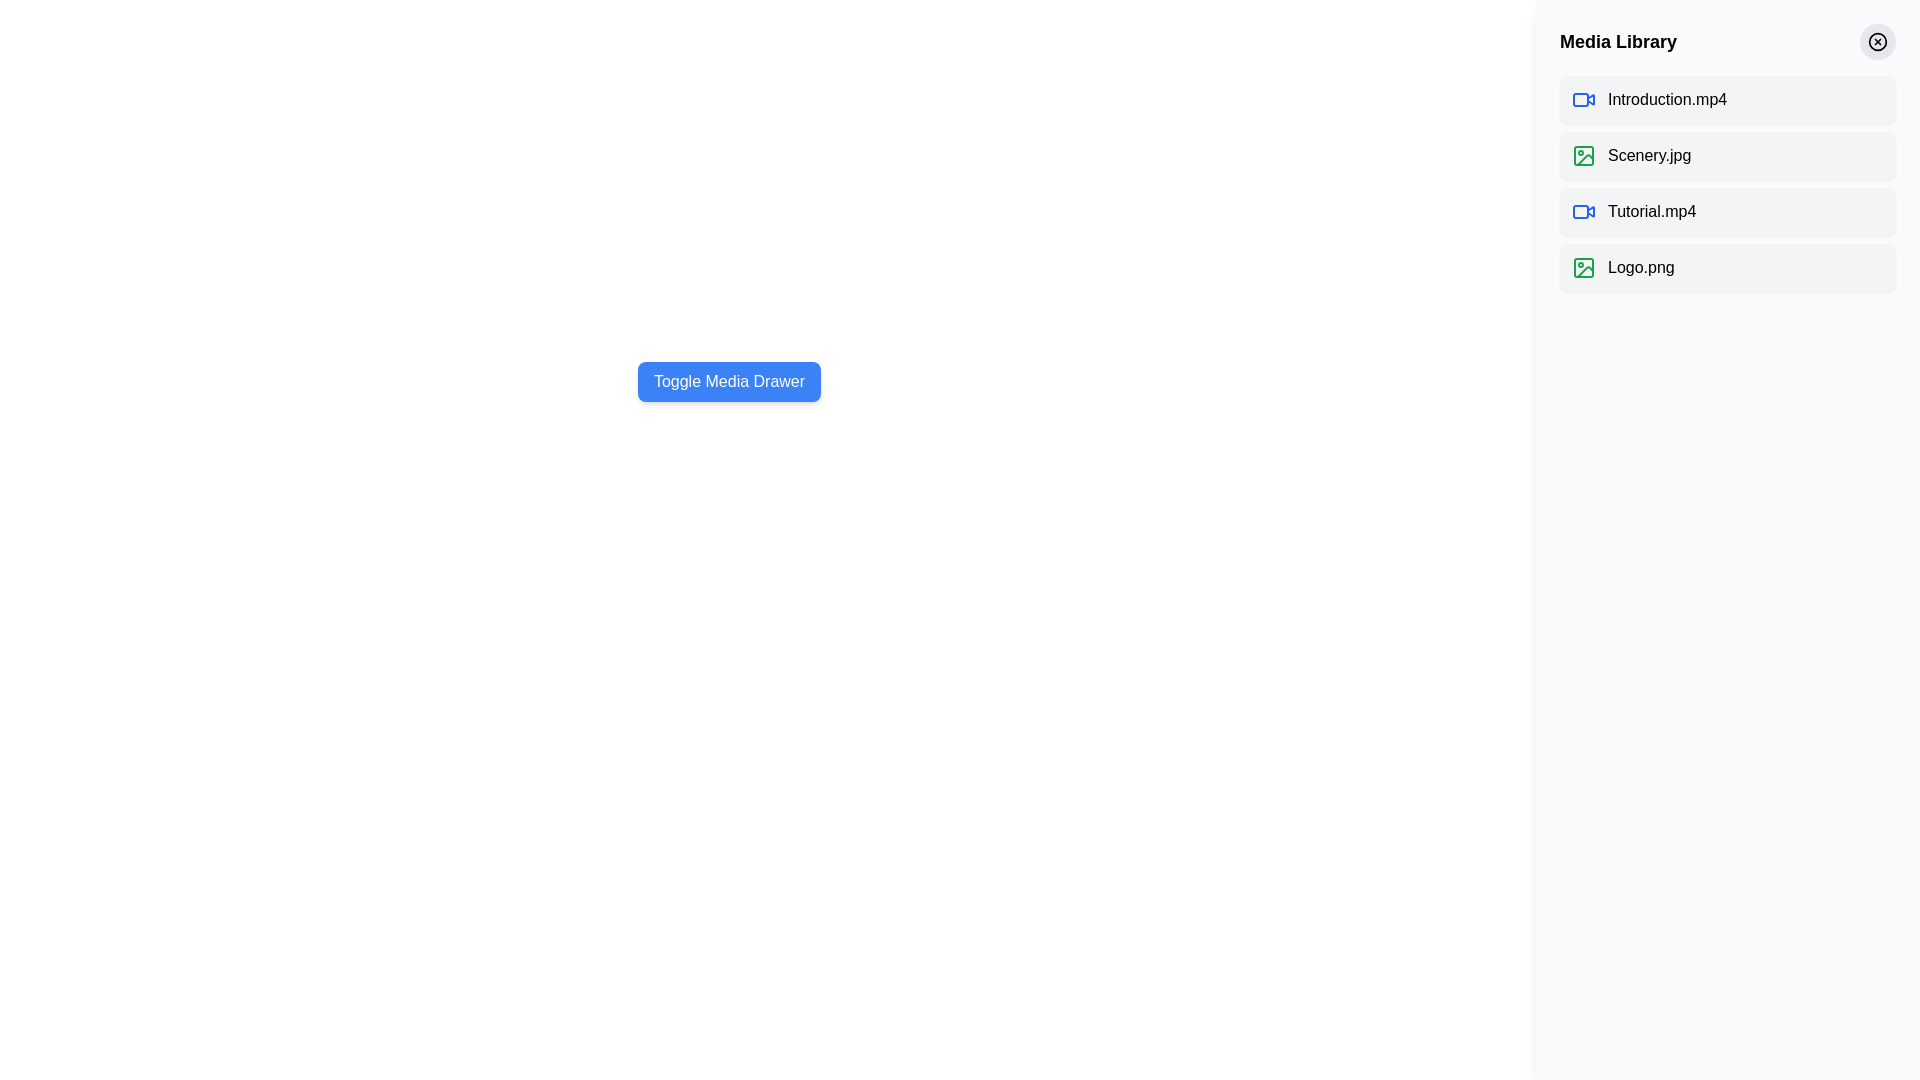 This screenshot has height=1080, width=1920. I want to click on the label representing the file 'Tutorial.mp4' in the Media Library panel, so click(1652, 212).